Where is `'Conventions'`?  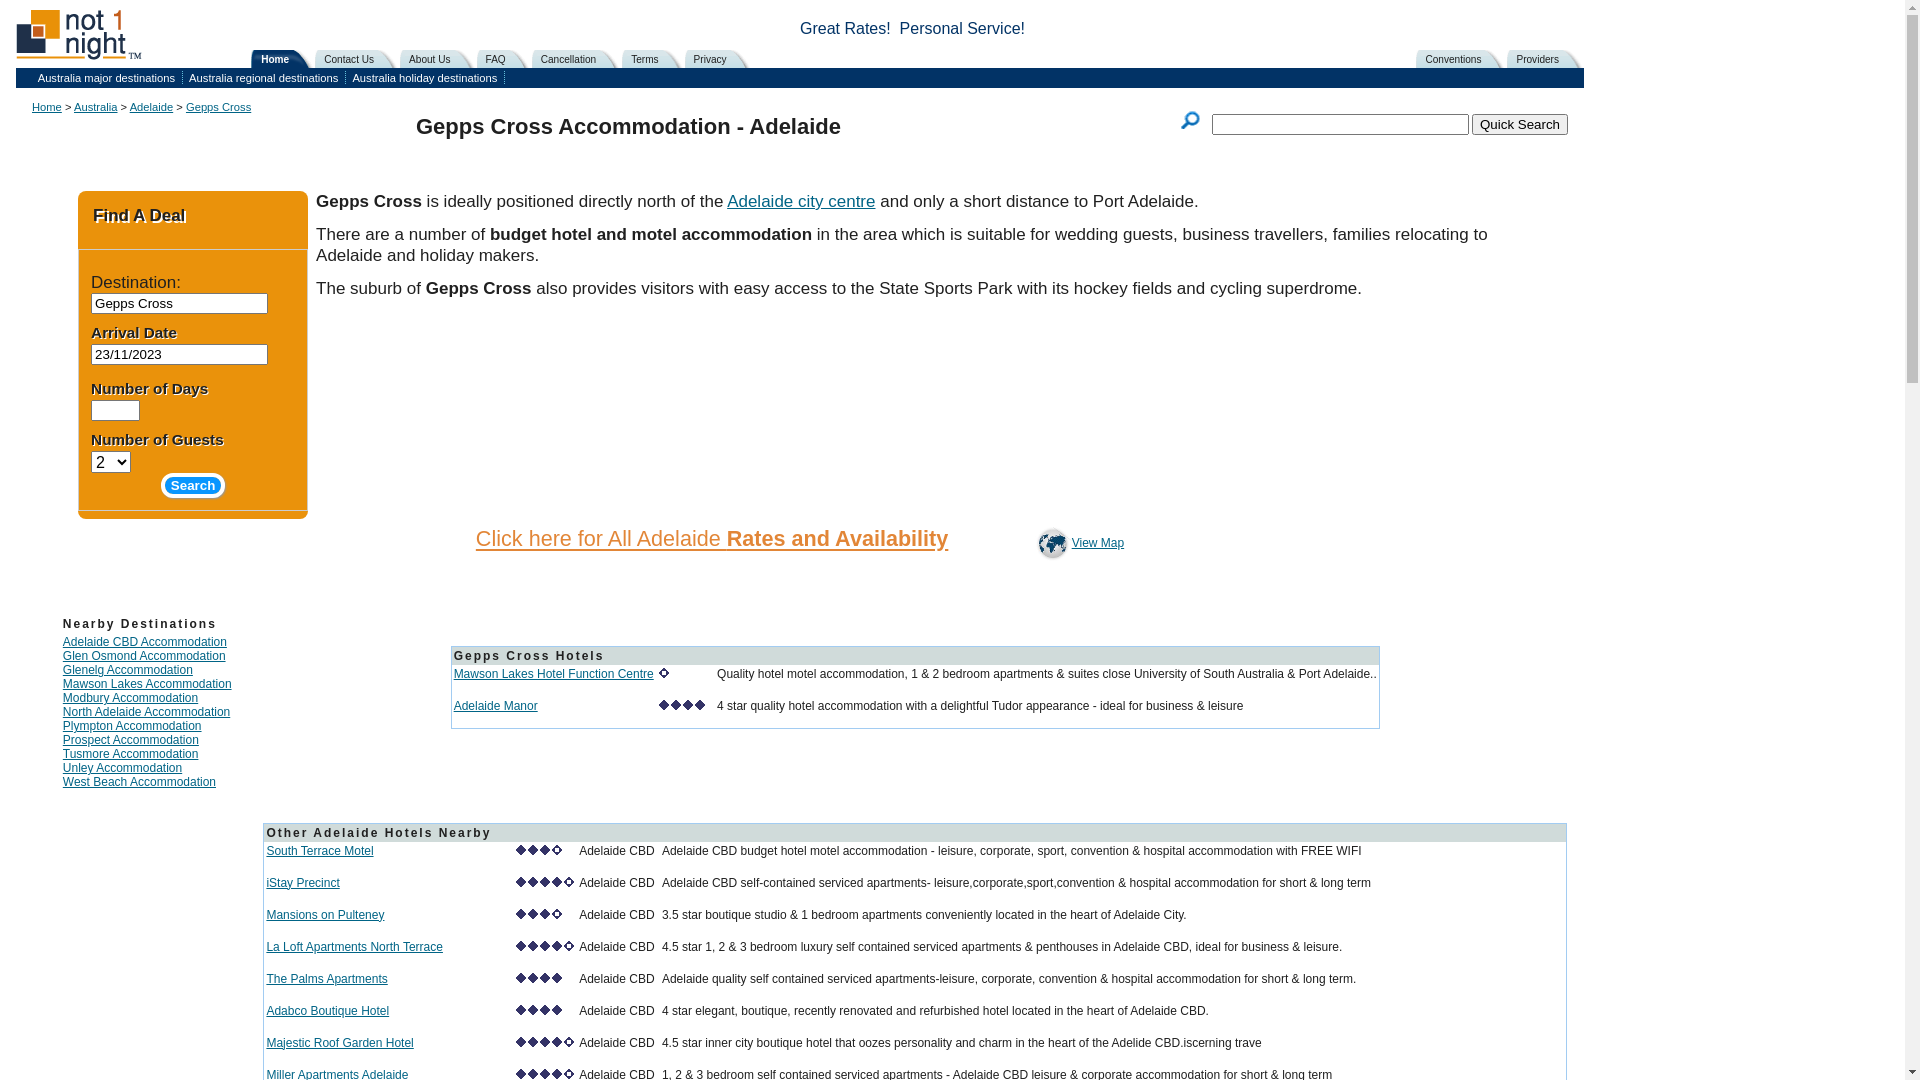
'Conventions' is located at coordinates (1463, 57).